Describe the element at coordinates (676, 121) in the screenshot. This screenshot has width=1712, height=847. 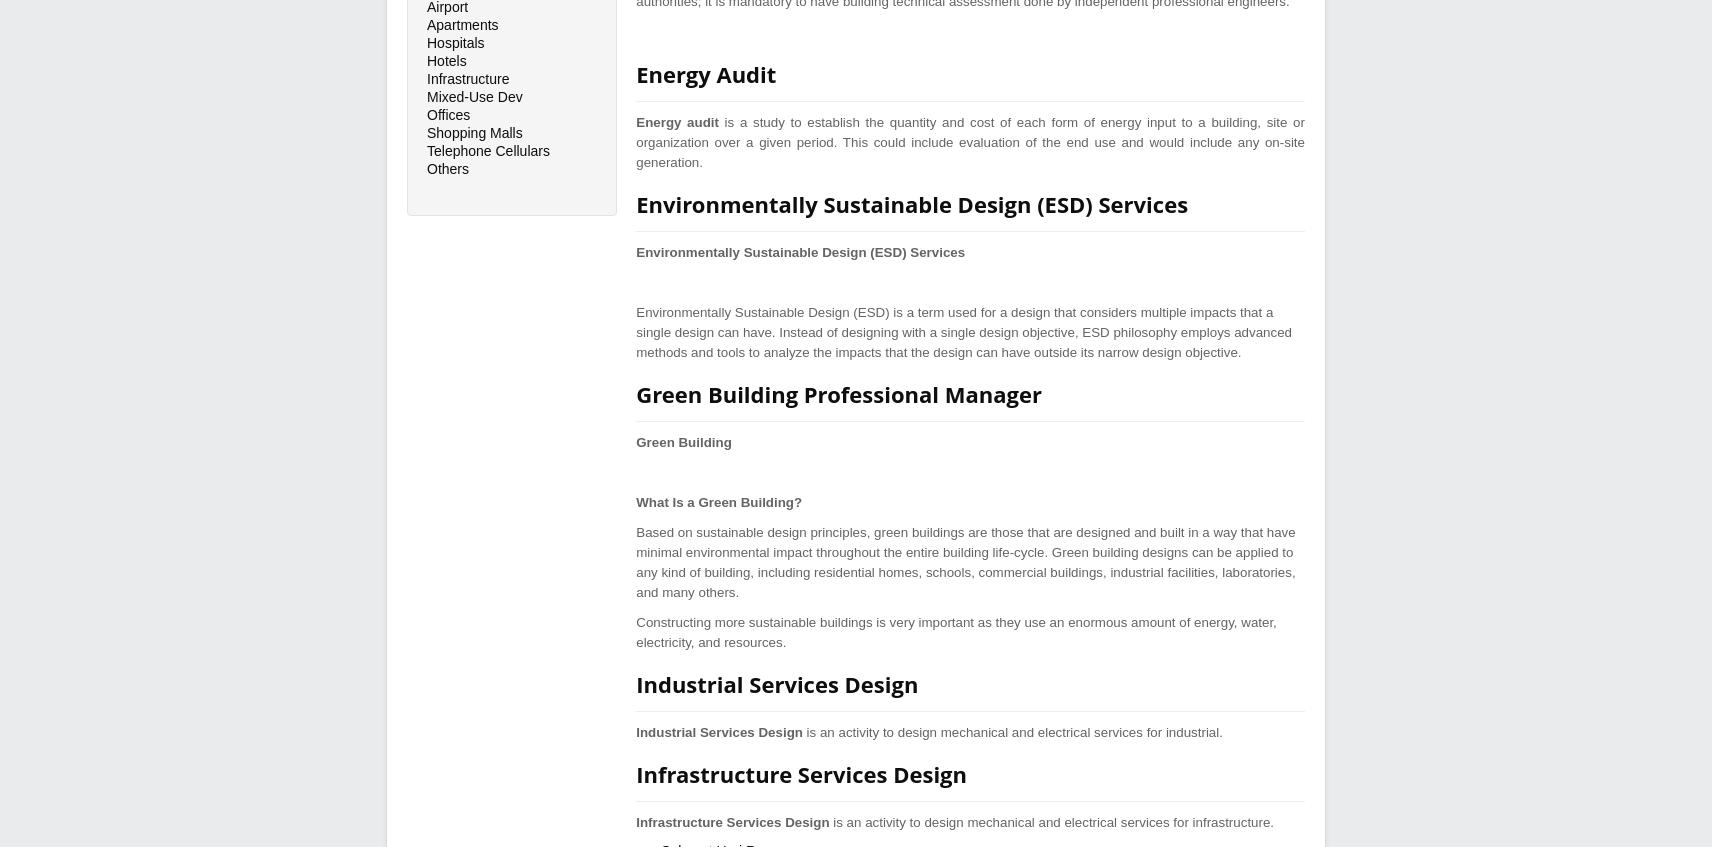
I see `'Energy audit'` at that location.